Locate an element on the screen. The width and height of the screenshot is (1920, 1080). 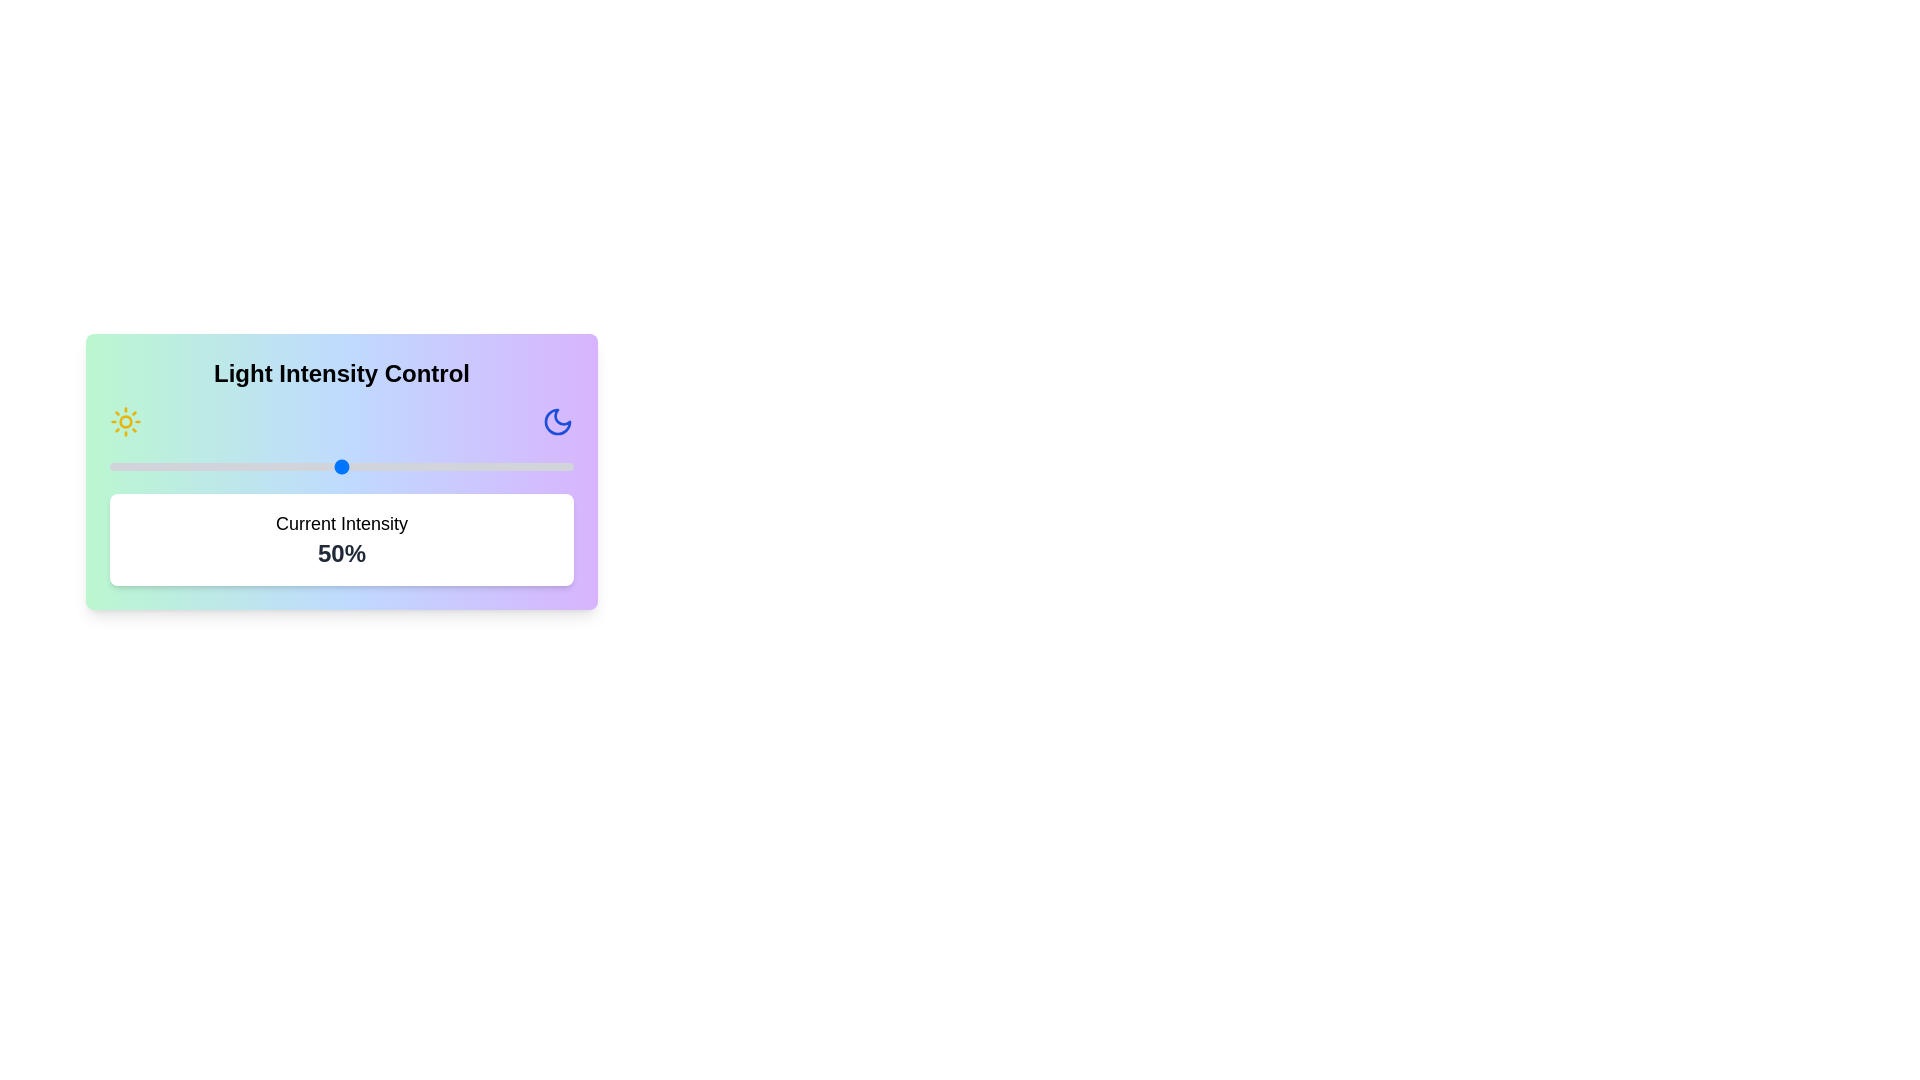
the light intensity control button located in the top left area of the horizontal bar beneath the heading 'Light Intensity Control' is located at coordinates (124, 420).